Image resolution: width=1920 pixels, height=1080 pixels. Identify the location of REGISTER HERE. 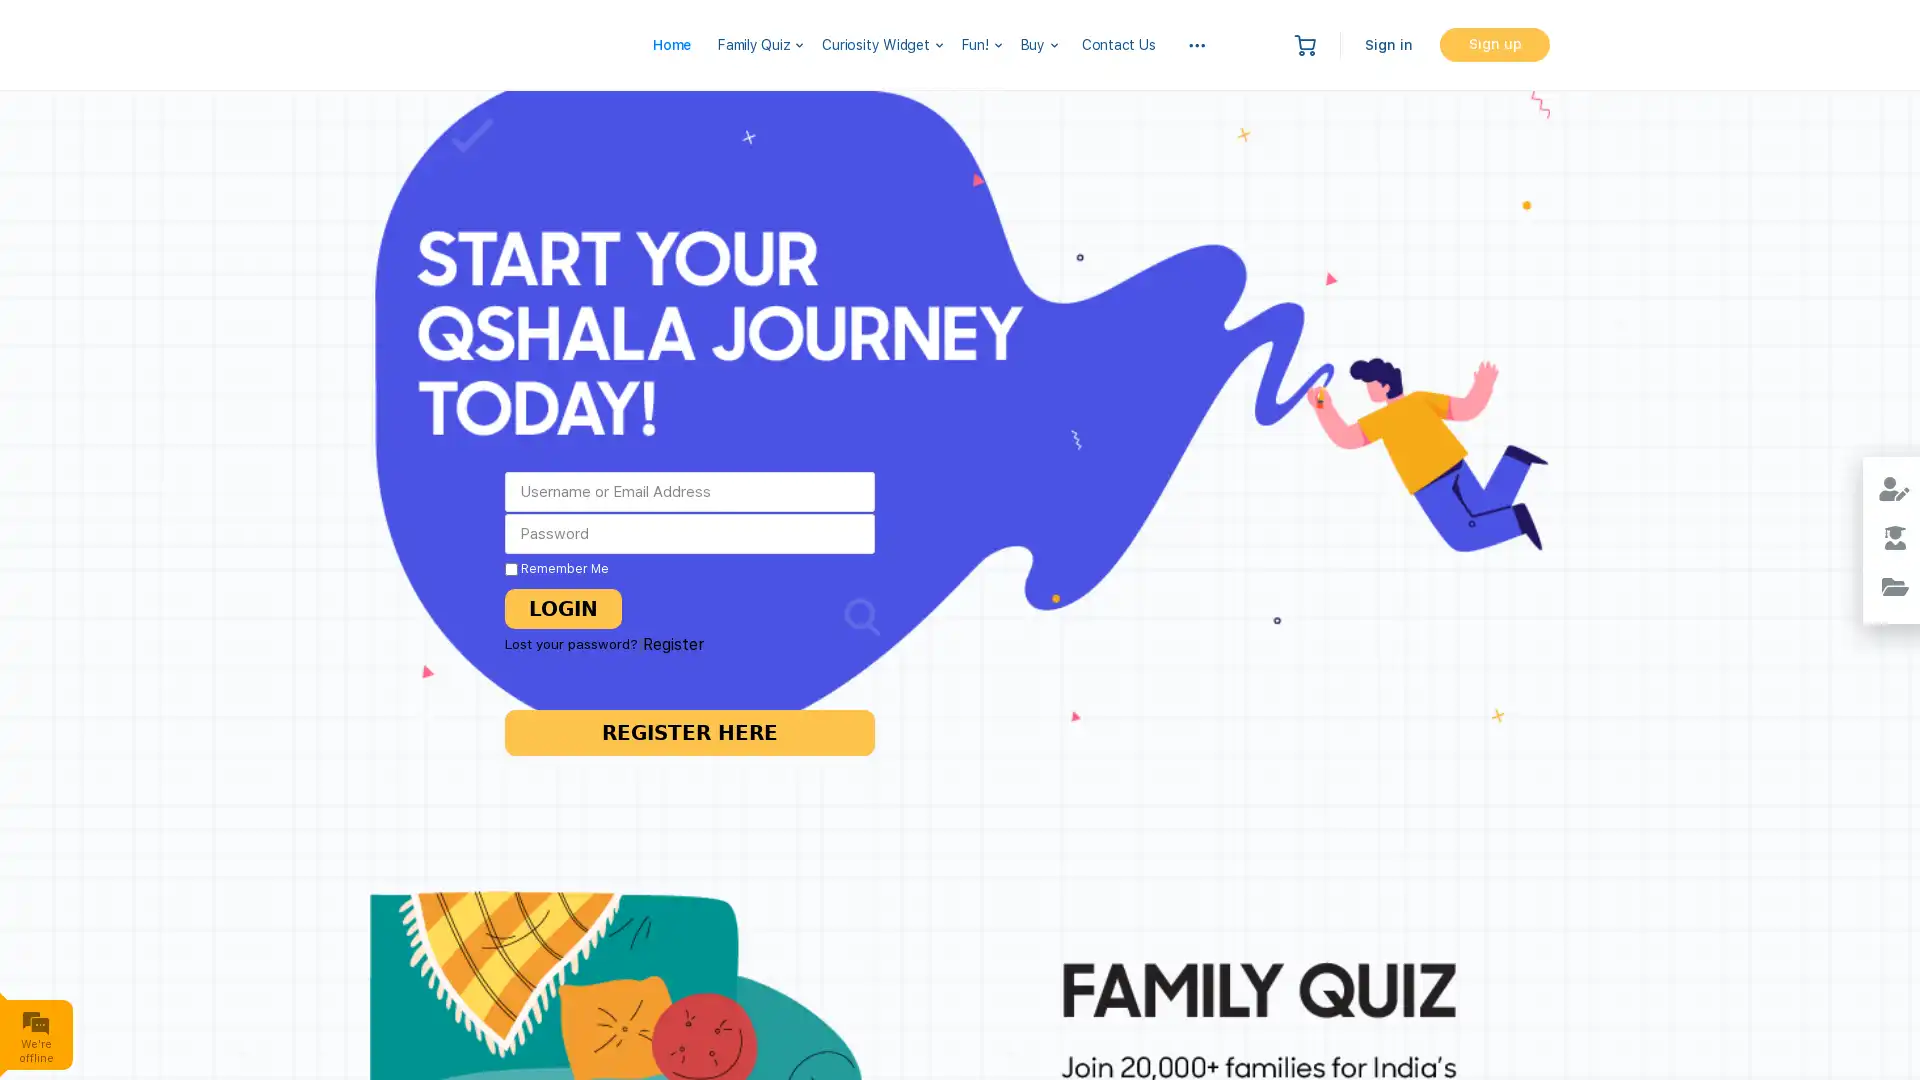
(690, 732).